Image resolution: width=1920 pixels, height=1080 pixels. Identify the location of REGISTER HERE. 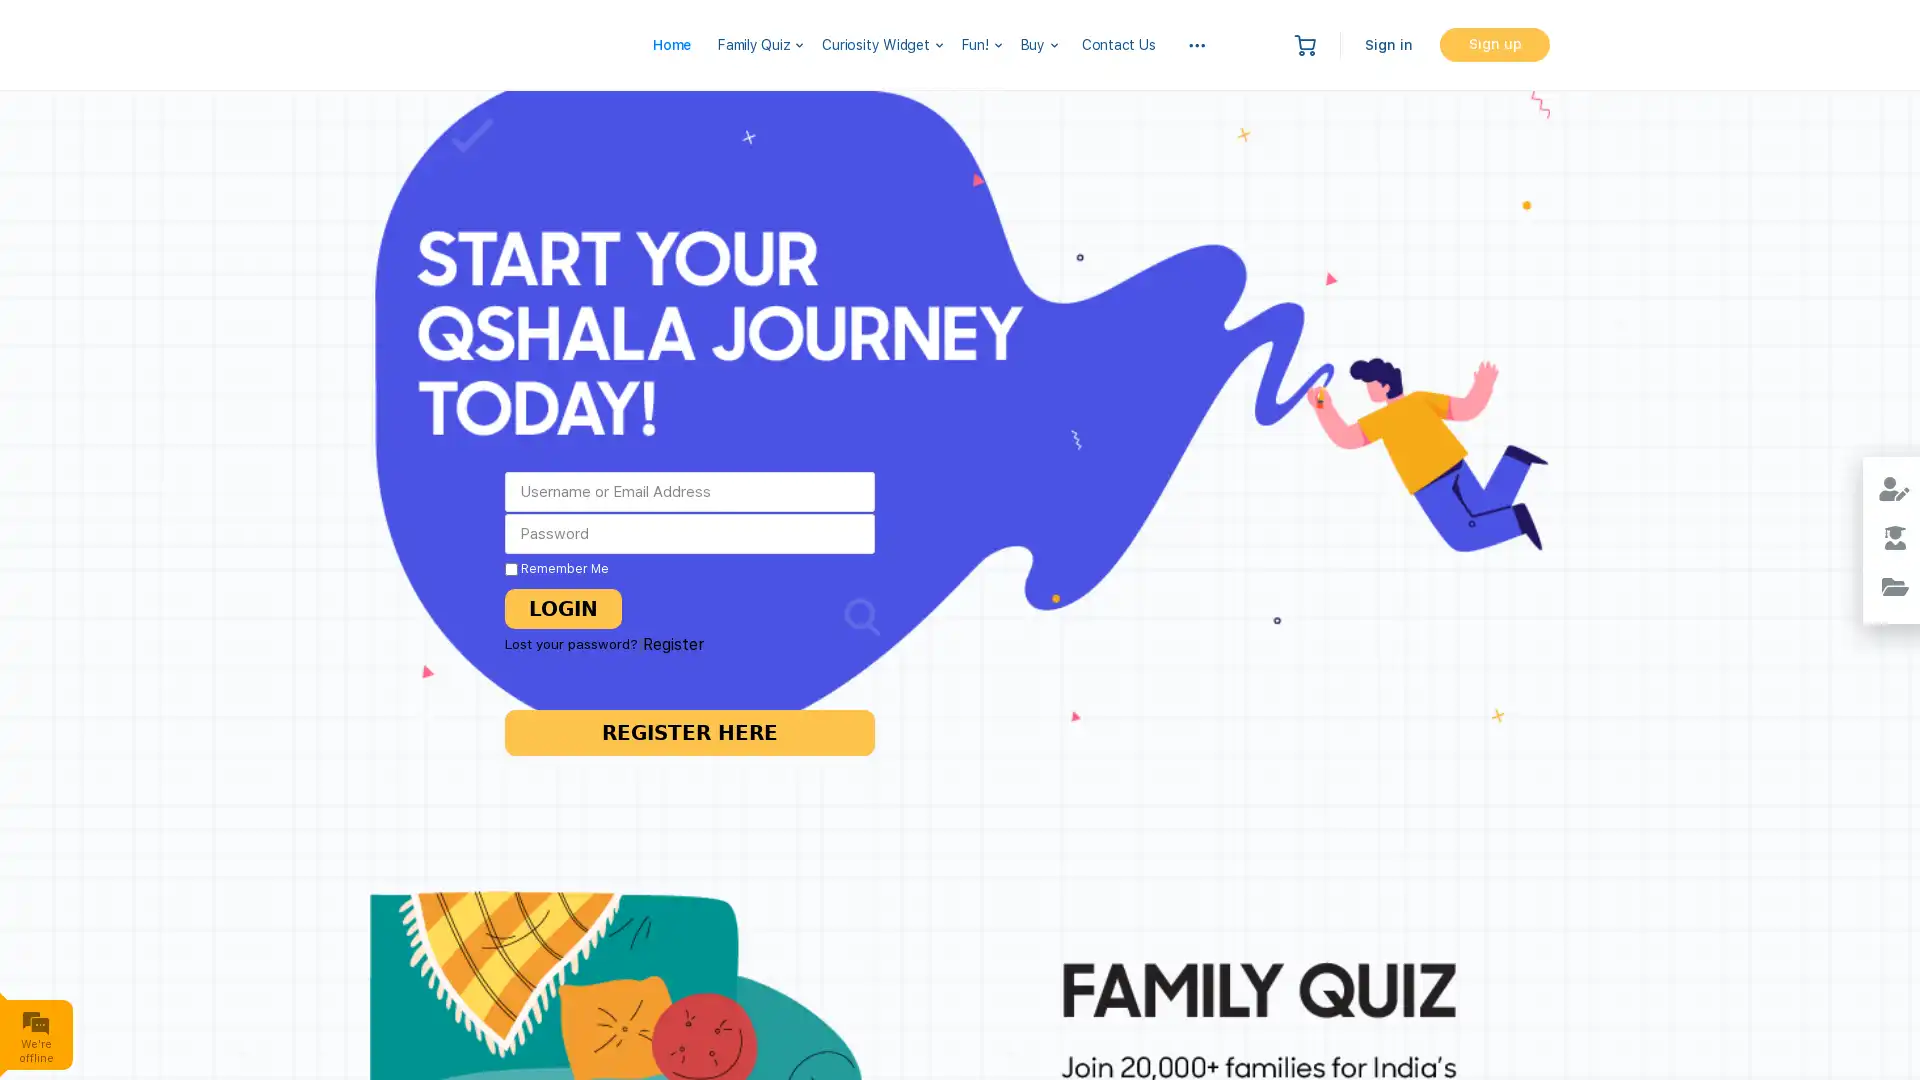
(690, 732).